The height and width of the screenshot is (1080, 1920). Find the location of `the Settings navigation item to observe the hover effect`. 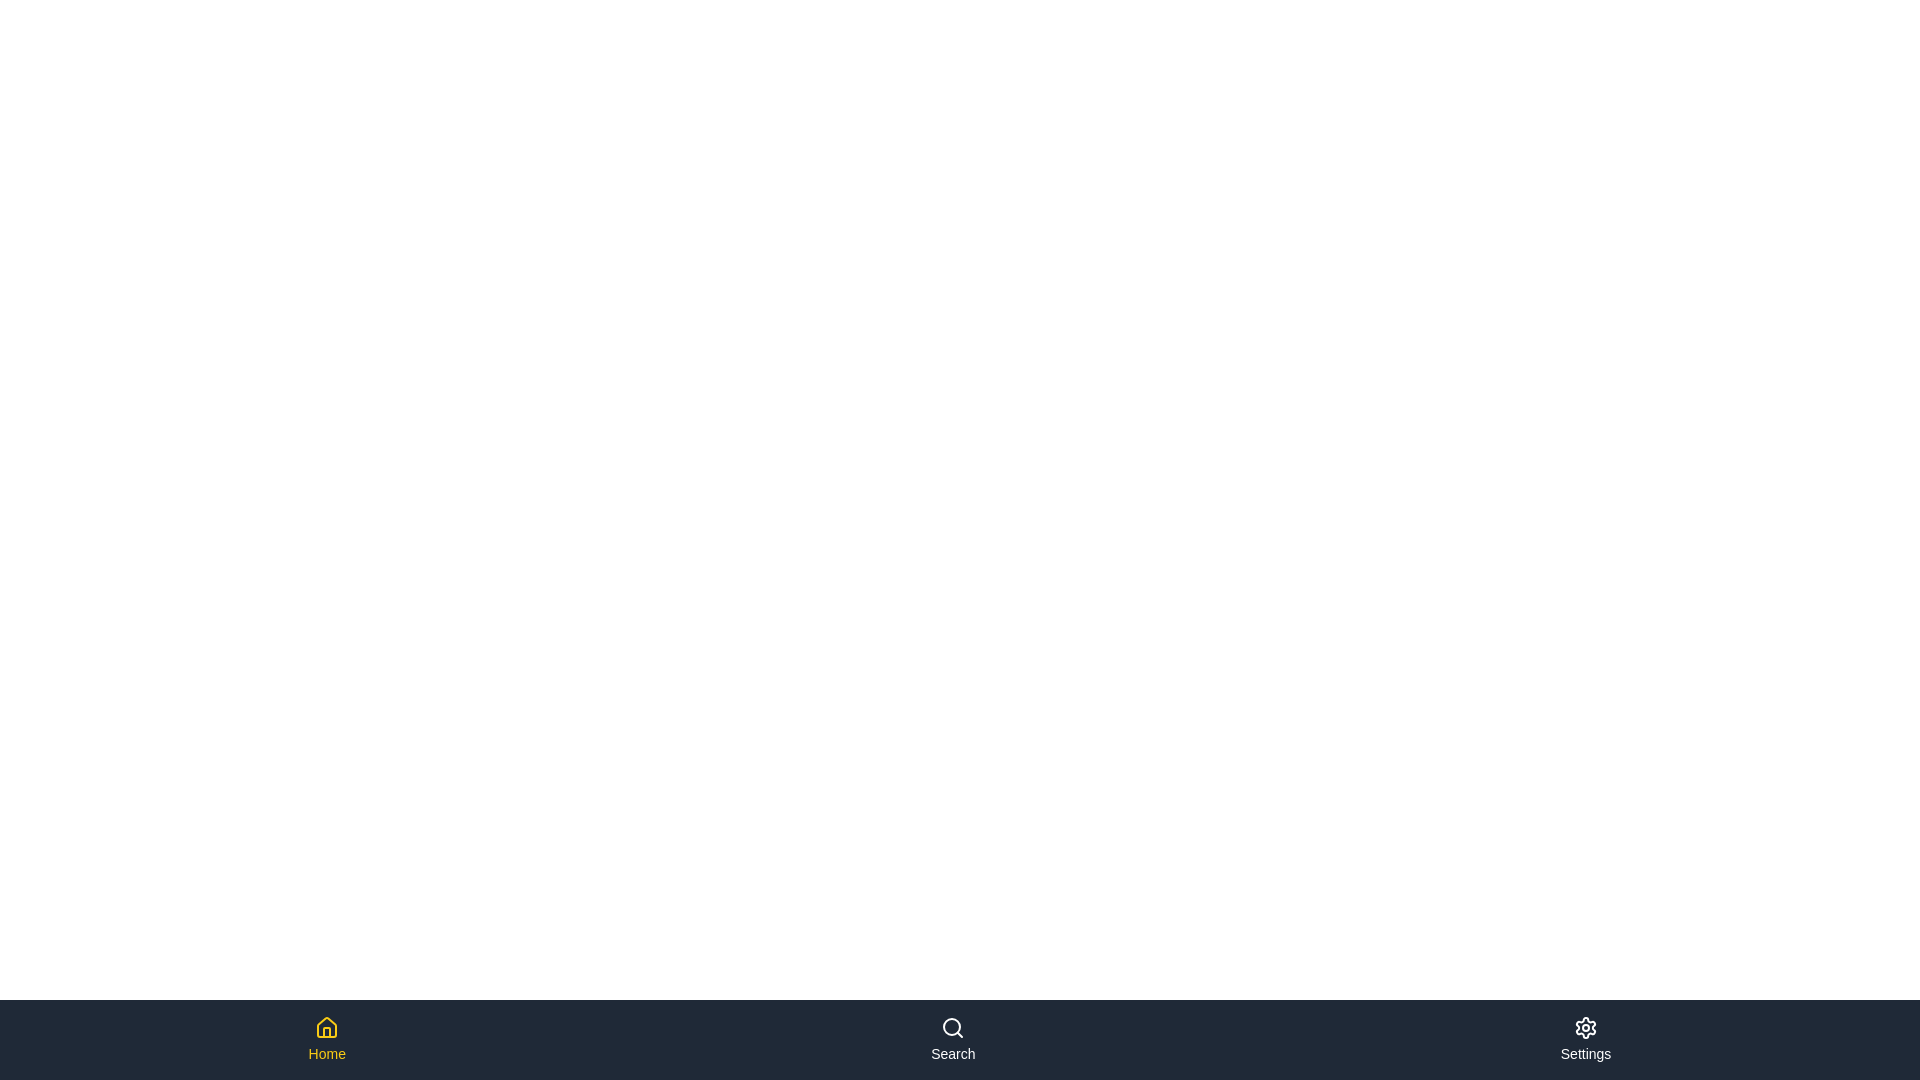

the Settings navigation item to observe the hover effect is located at coordinates (1584, 1039).